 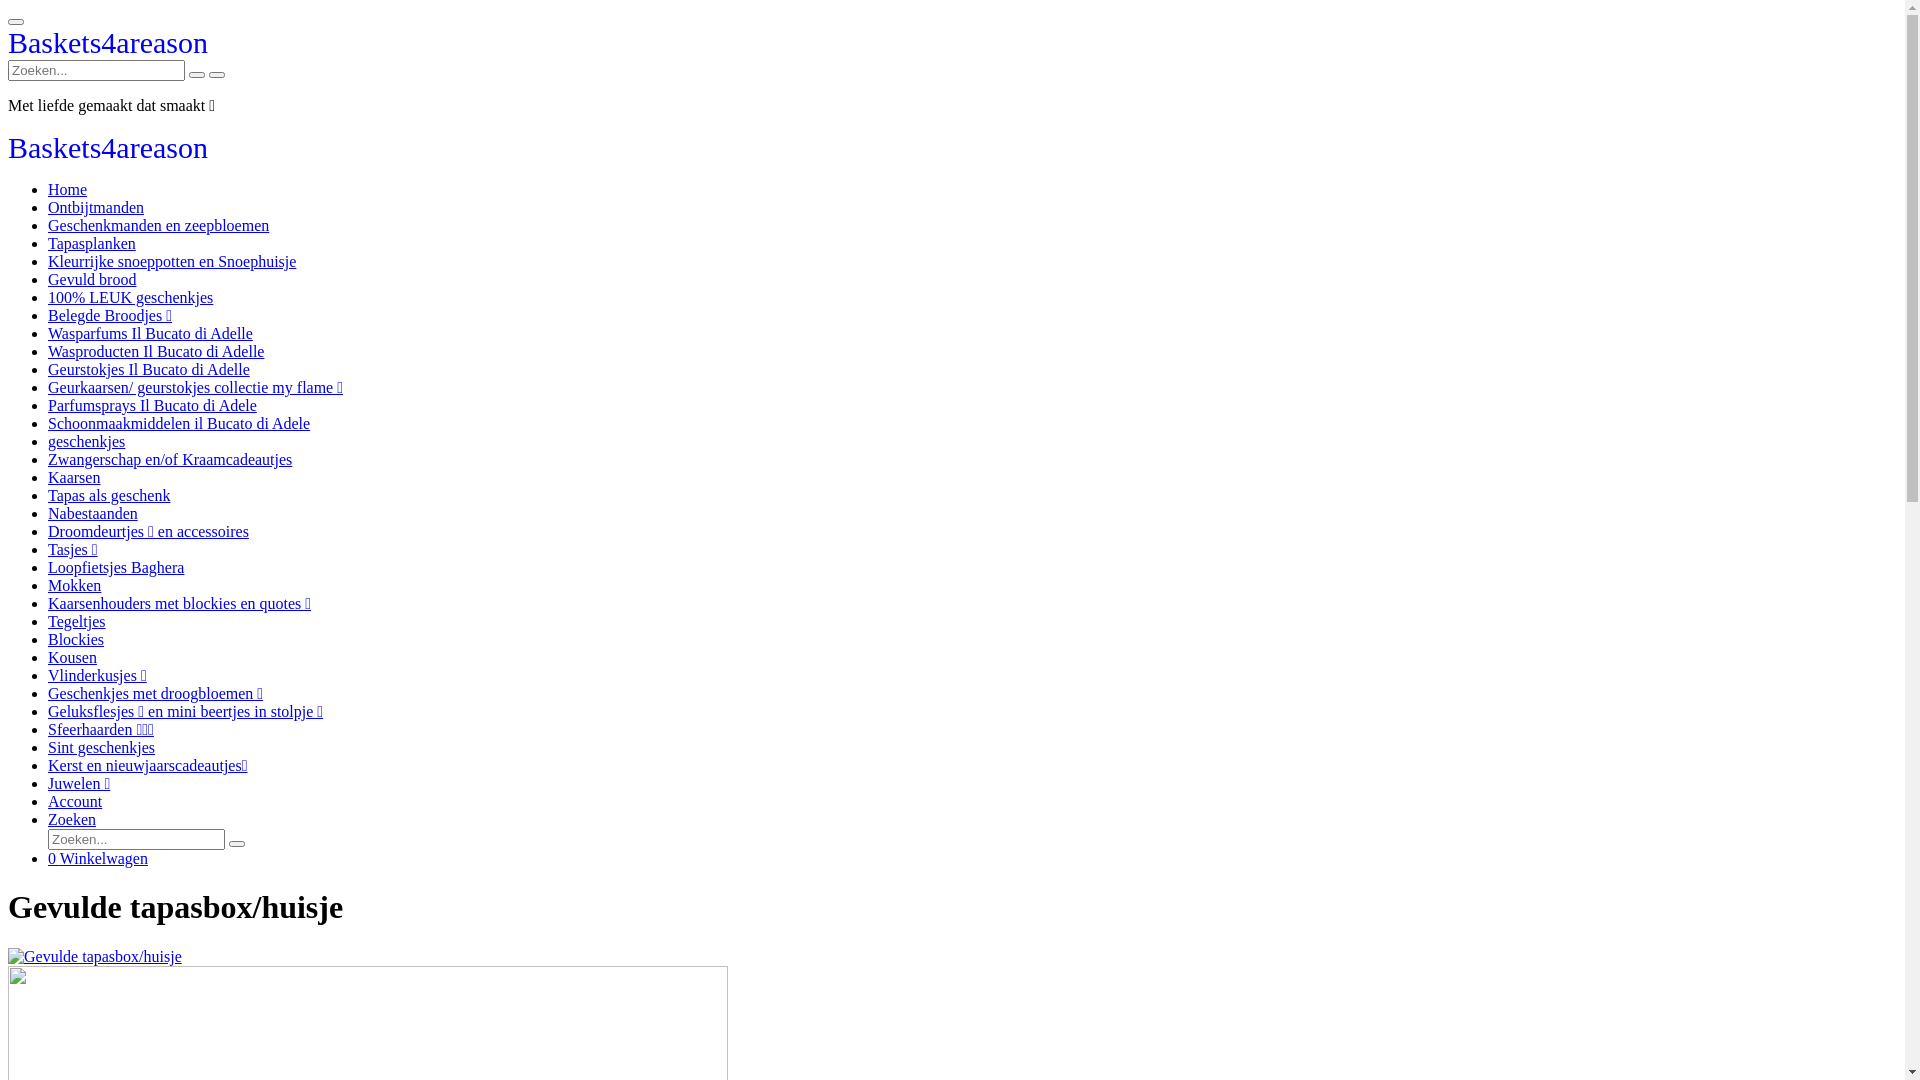 I want to click on 'Wasproducten Il Bucato di Adelle', so click(x=48, y=350).